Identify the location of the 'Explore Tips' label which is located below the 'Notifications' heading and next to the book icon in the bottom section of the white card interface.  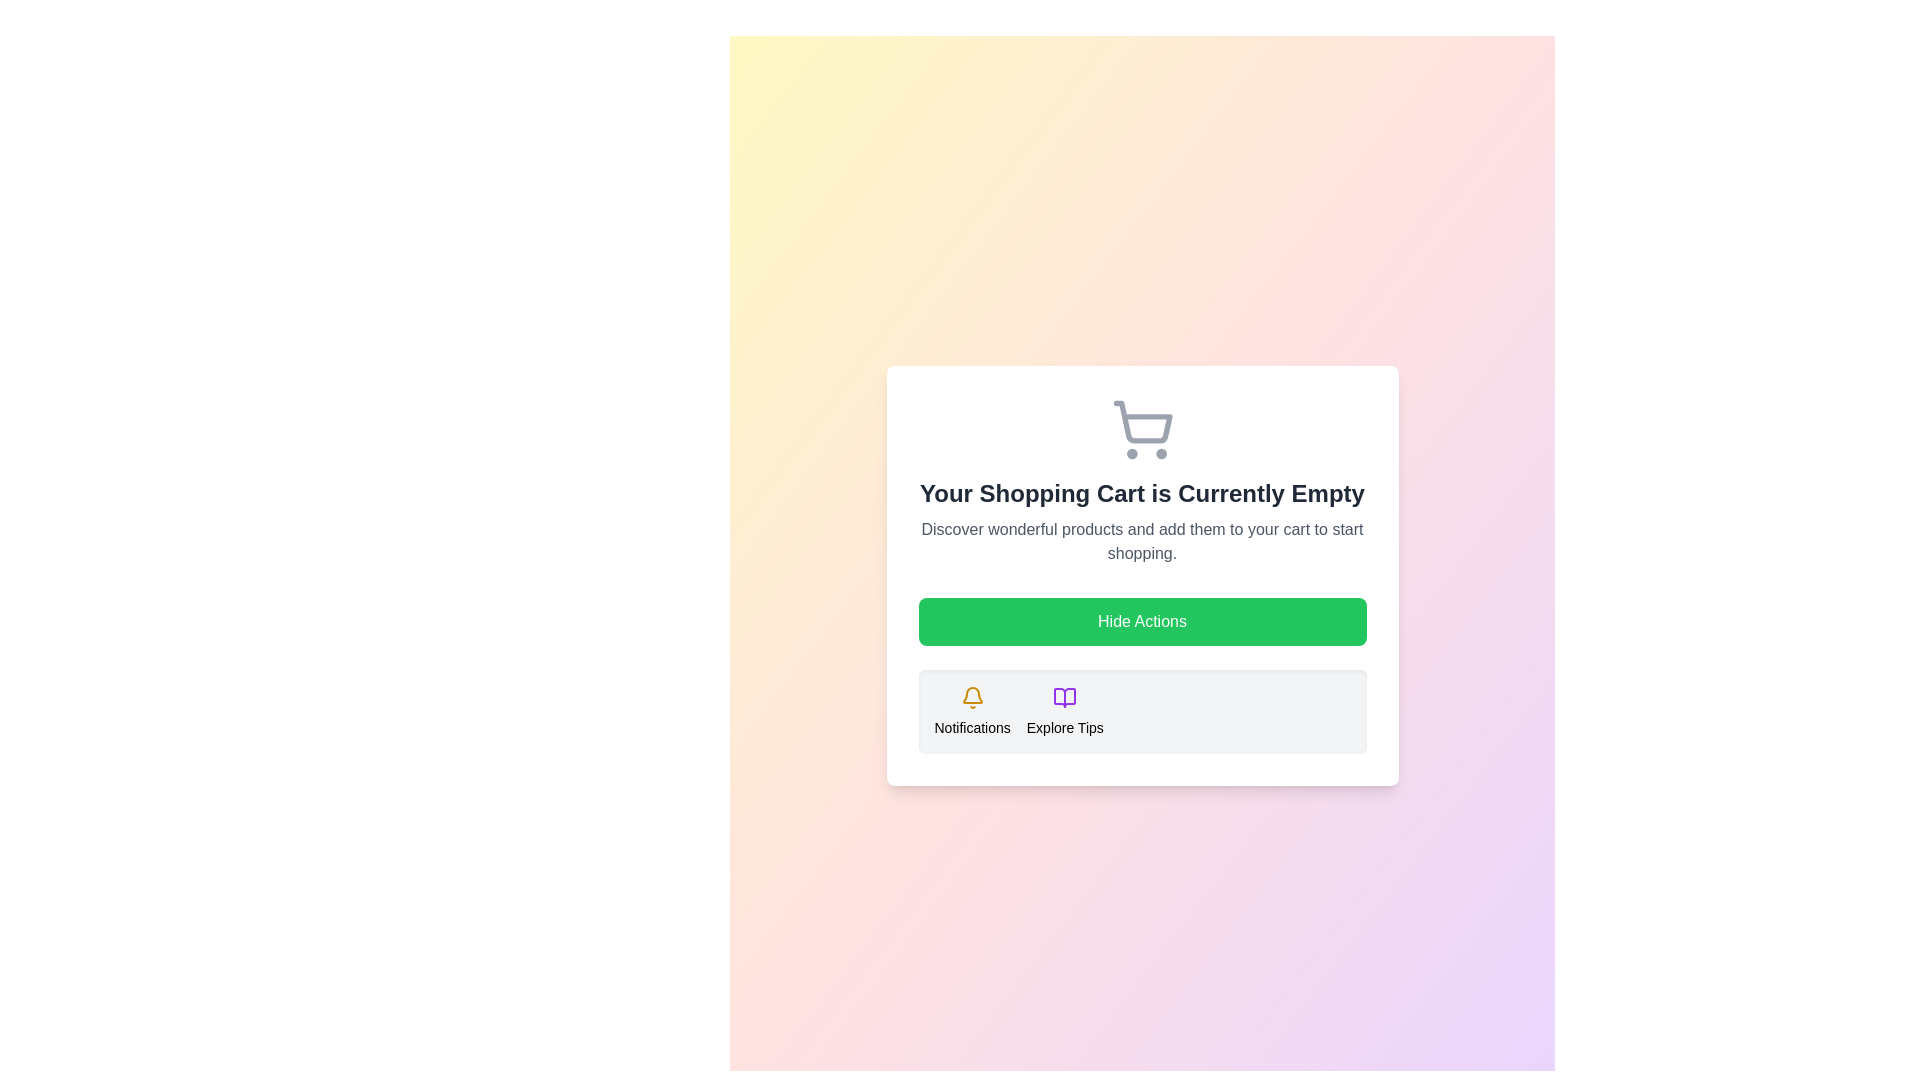
(1064, 728).